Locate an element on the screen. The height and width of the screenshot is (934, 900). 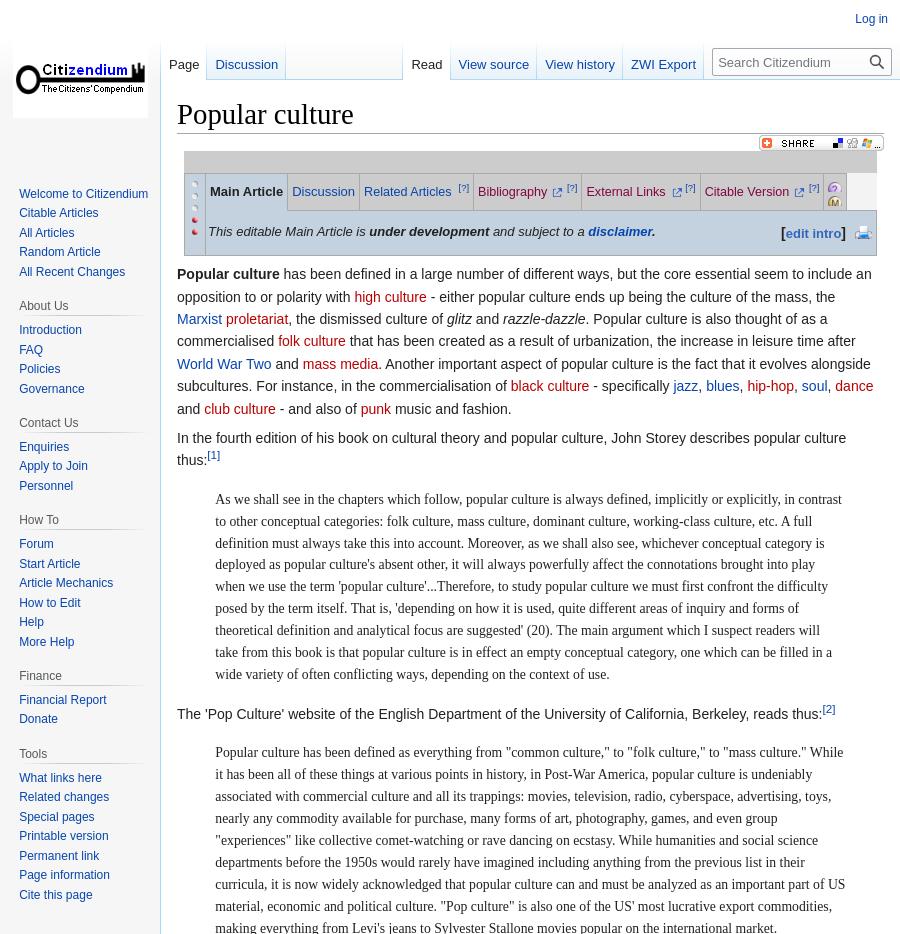
'club culture' is located at coordinates (204, 406).